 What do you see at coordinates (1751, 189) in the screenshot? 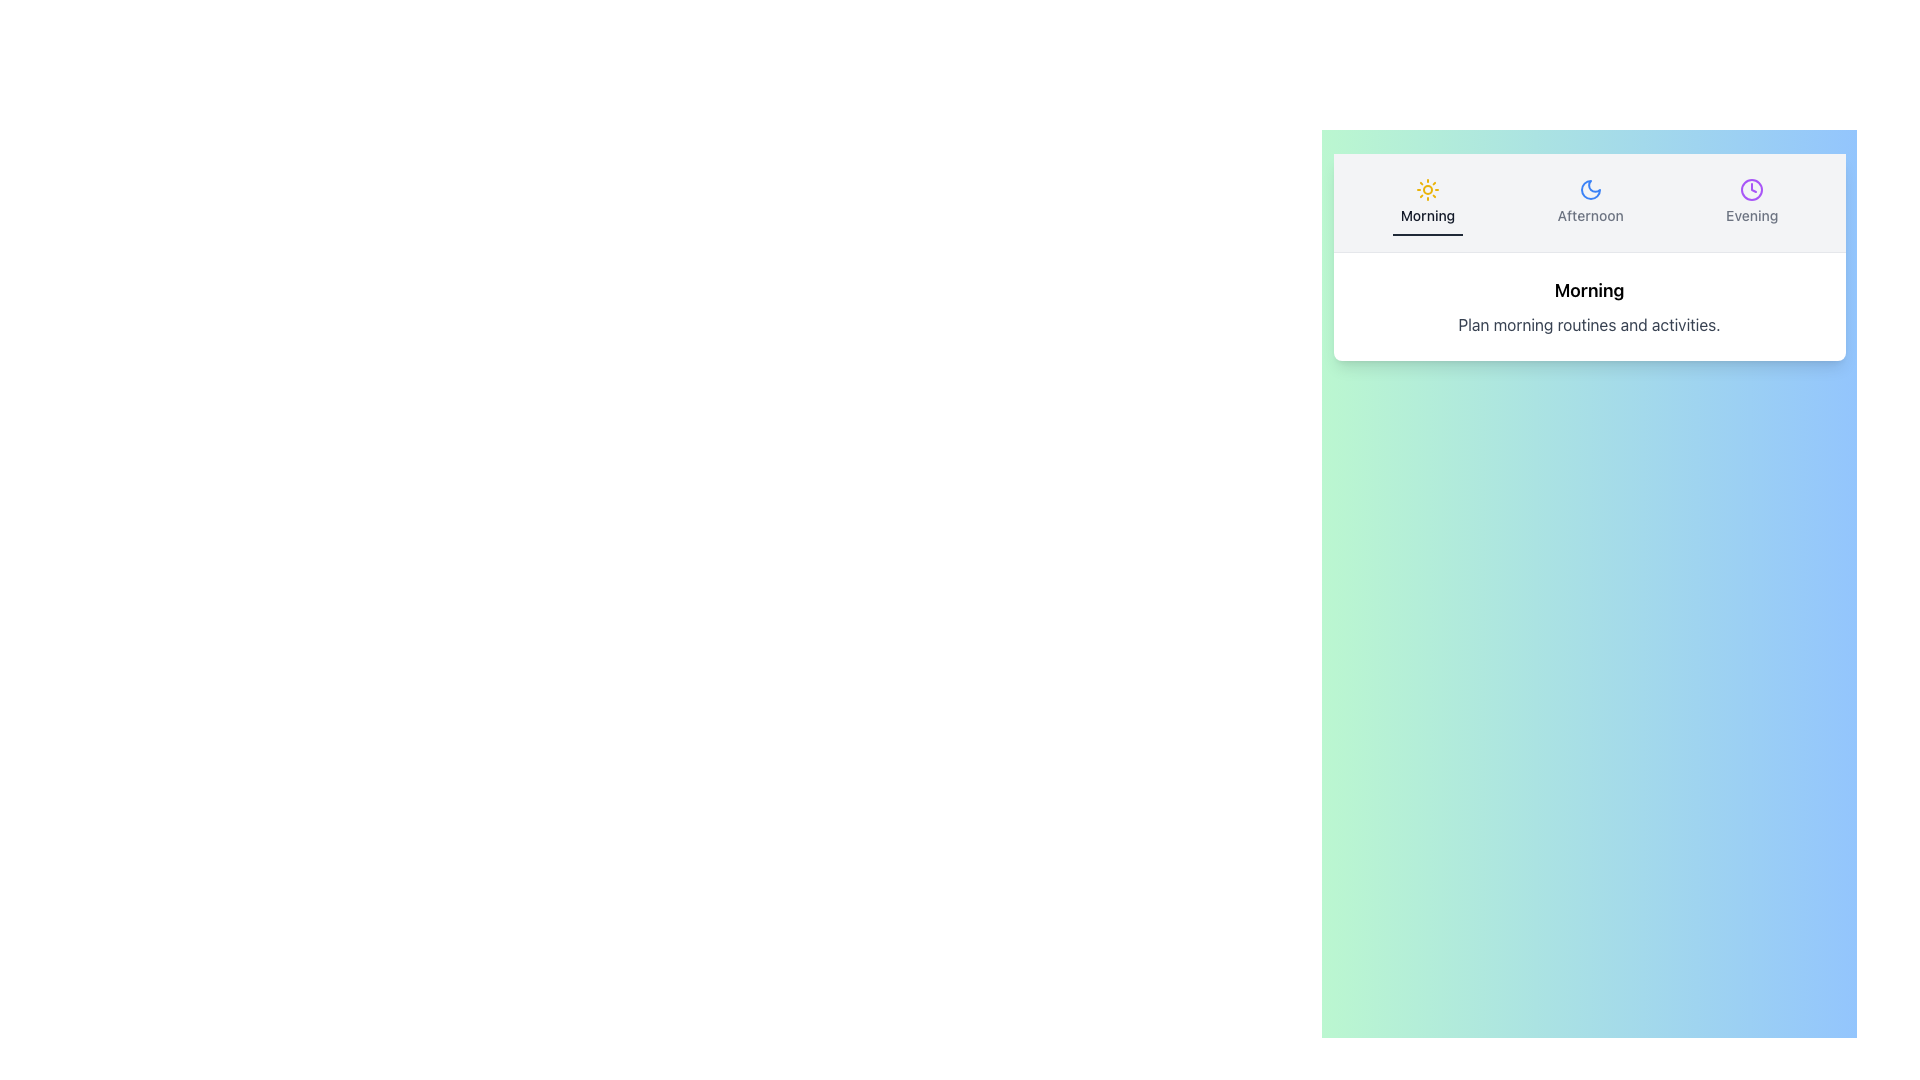
I see `the circular SVG element that represents the clock face in the 'Evening' tab, located next to the 'Morning' and 'Afternoon' icons` at bounding box center [1751, 189].